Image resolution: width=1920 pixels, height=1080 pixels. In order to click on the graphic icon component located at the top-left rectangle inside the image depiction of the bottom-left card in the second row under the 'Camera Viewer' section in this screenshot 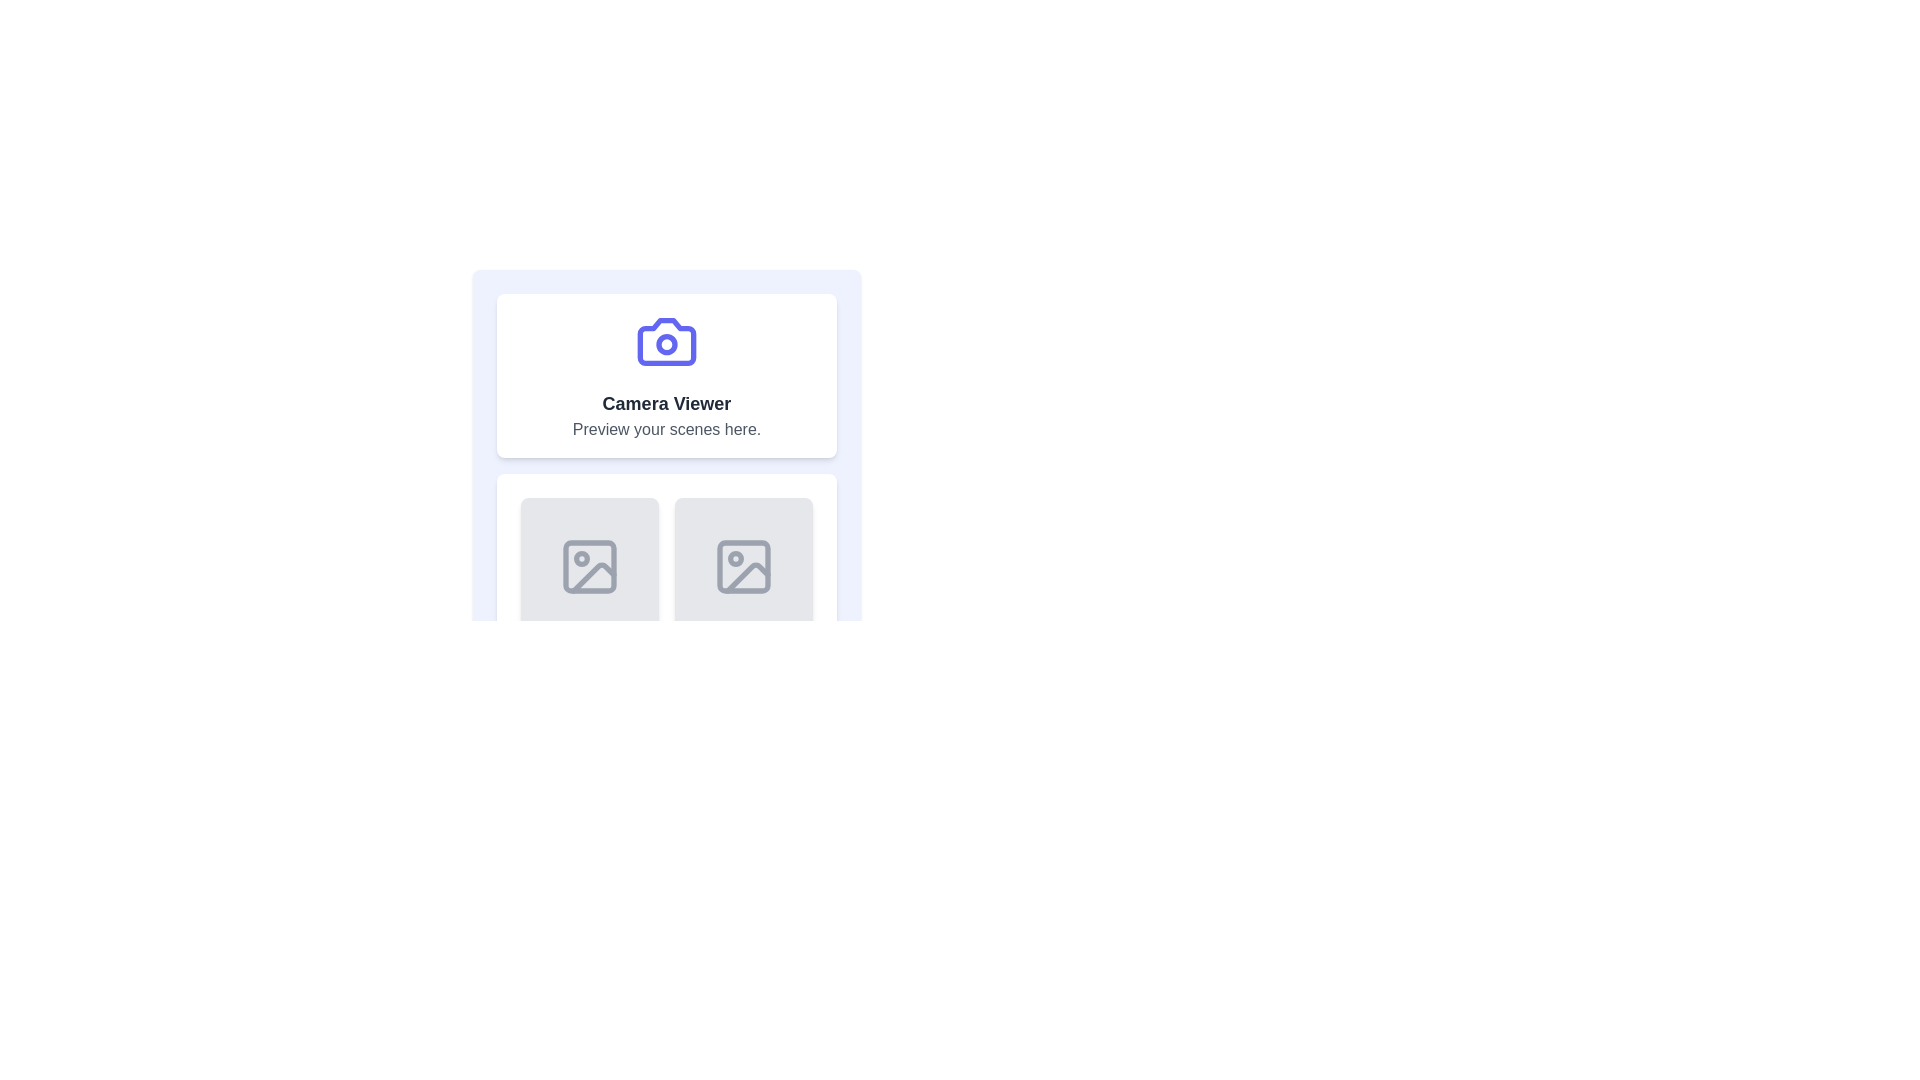, I will do `click(589, 567)`.